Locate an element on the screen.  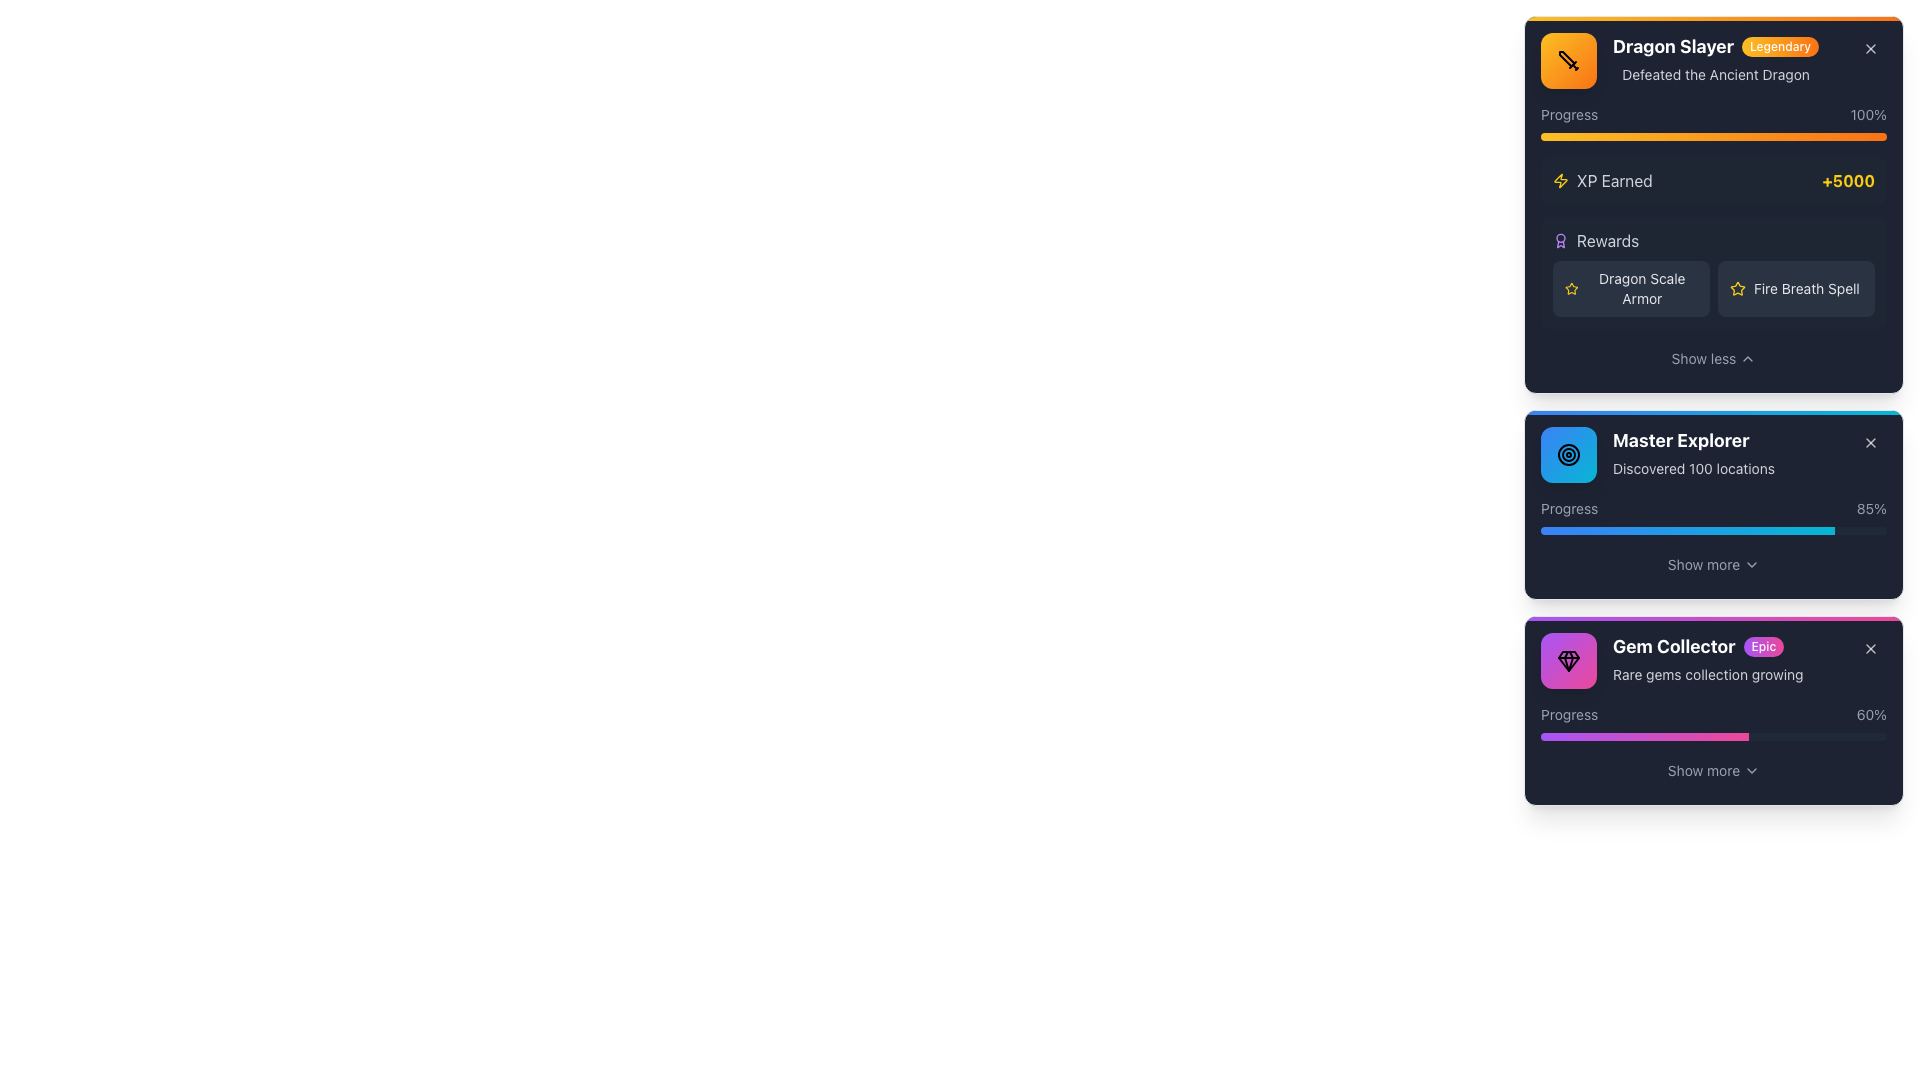
the label displaying '60%' styled with a gray font color, located on the dark rectangular background to the right of the 'Progress' text within the 'Gem Collector' card is located at coordinates (1870, 713).